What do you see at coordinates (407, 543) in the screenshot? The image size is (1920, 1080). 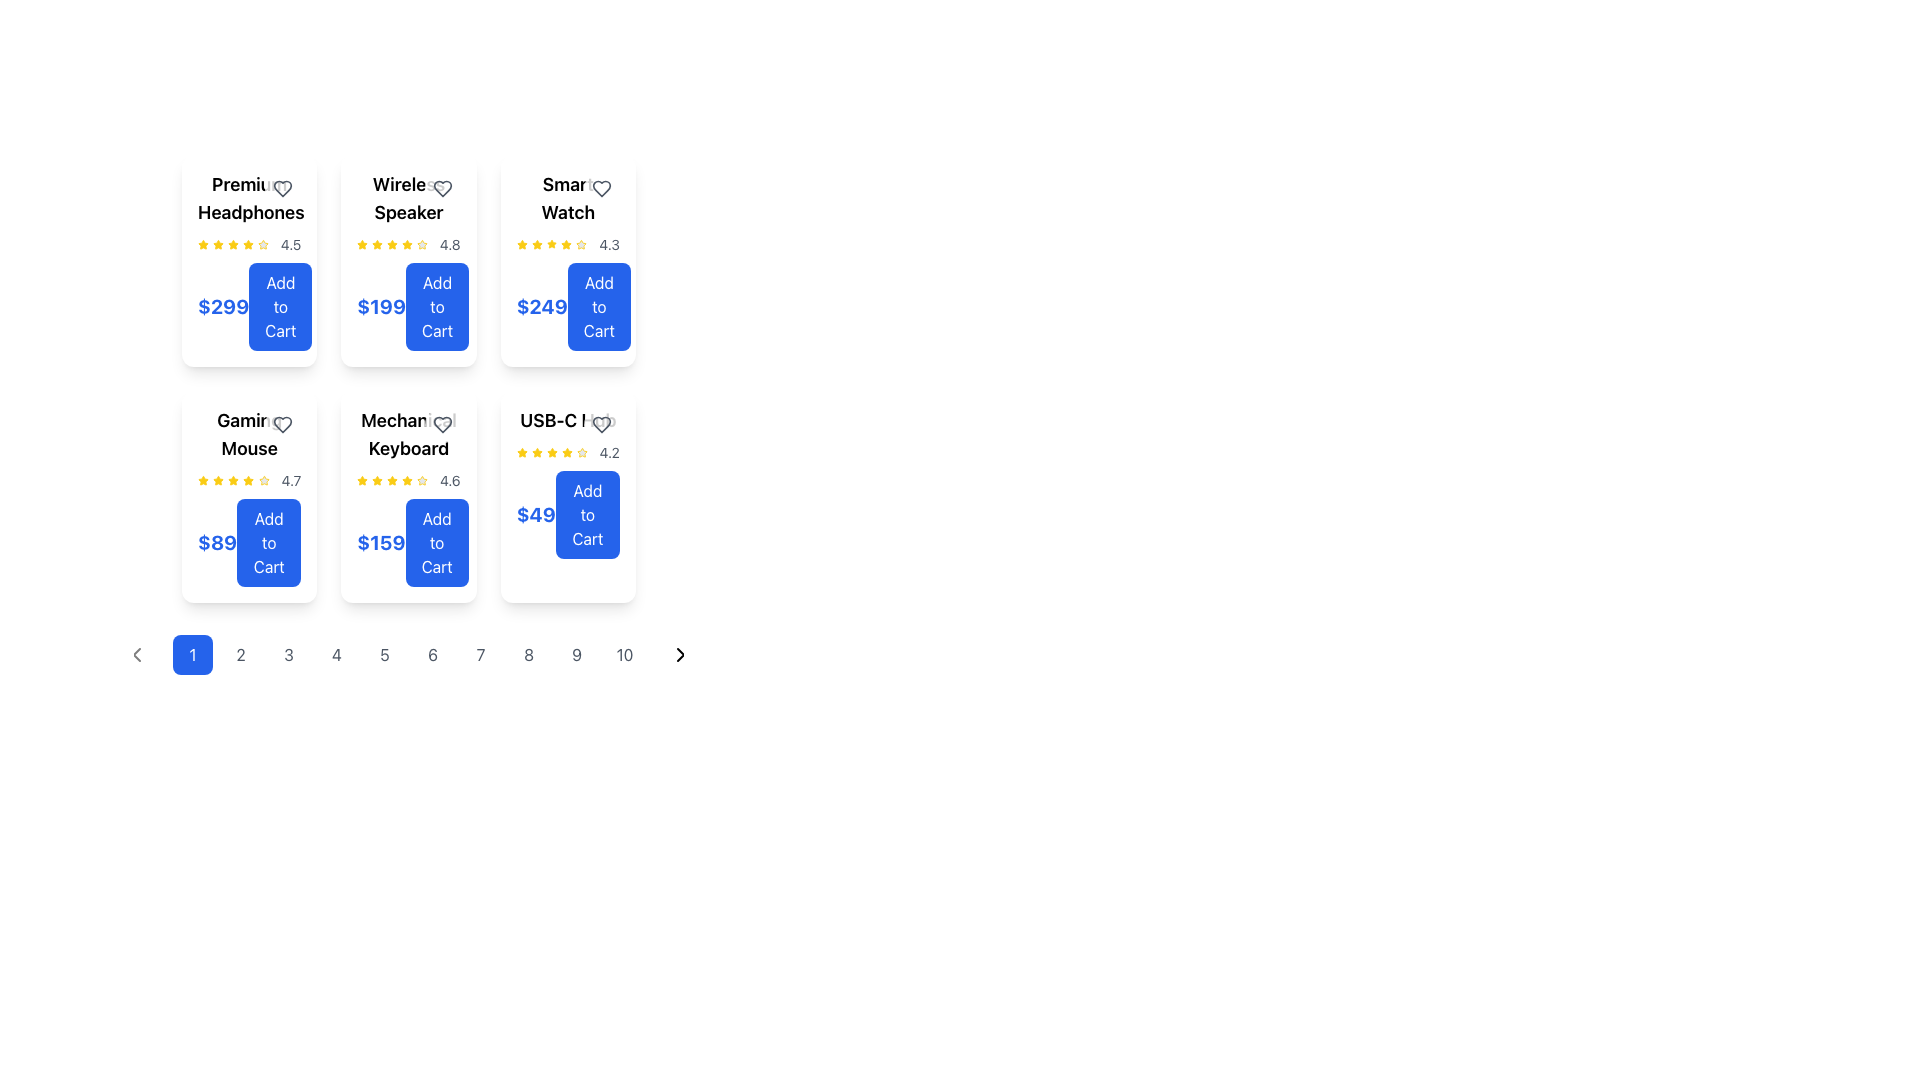 I see `the price label of the 'Mechanical Keyboard' product in the fourth card of the second row` at bounding box center [407, 543].